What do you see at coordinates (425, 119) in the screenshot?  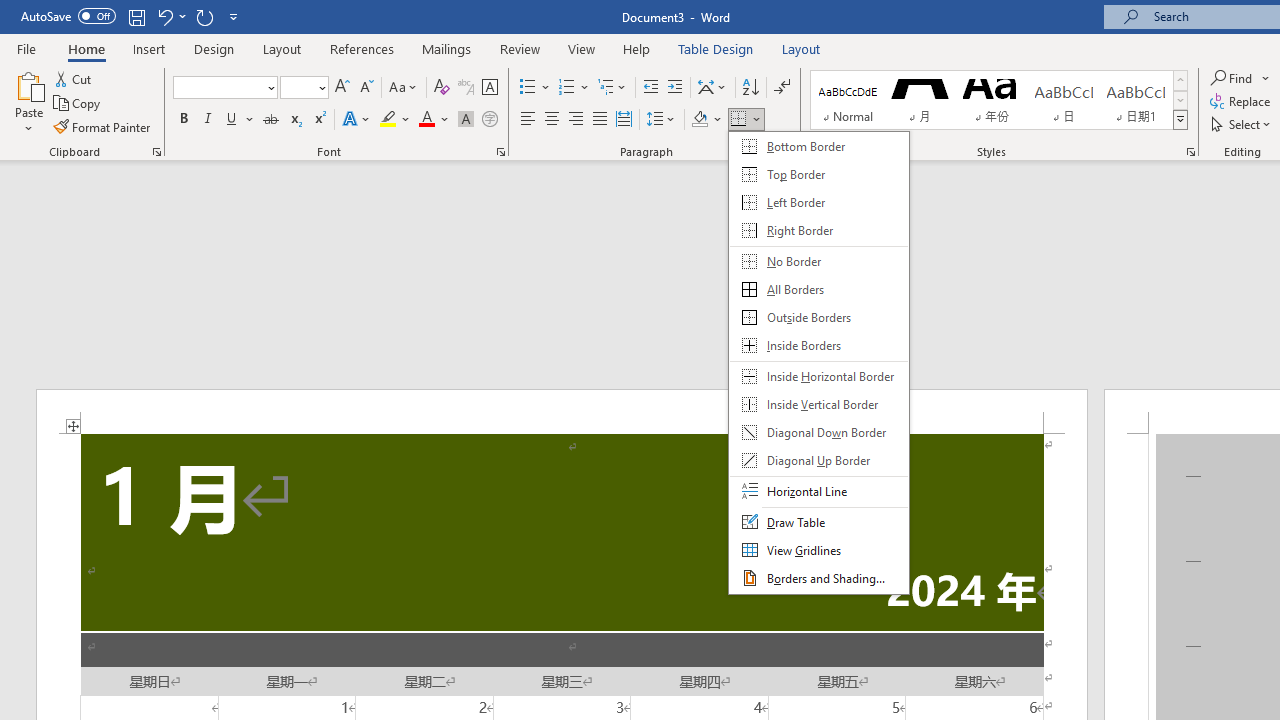 I see `'Font Color RGB(255, 0, 0)'` at bounding box center [425, 119].